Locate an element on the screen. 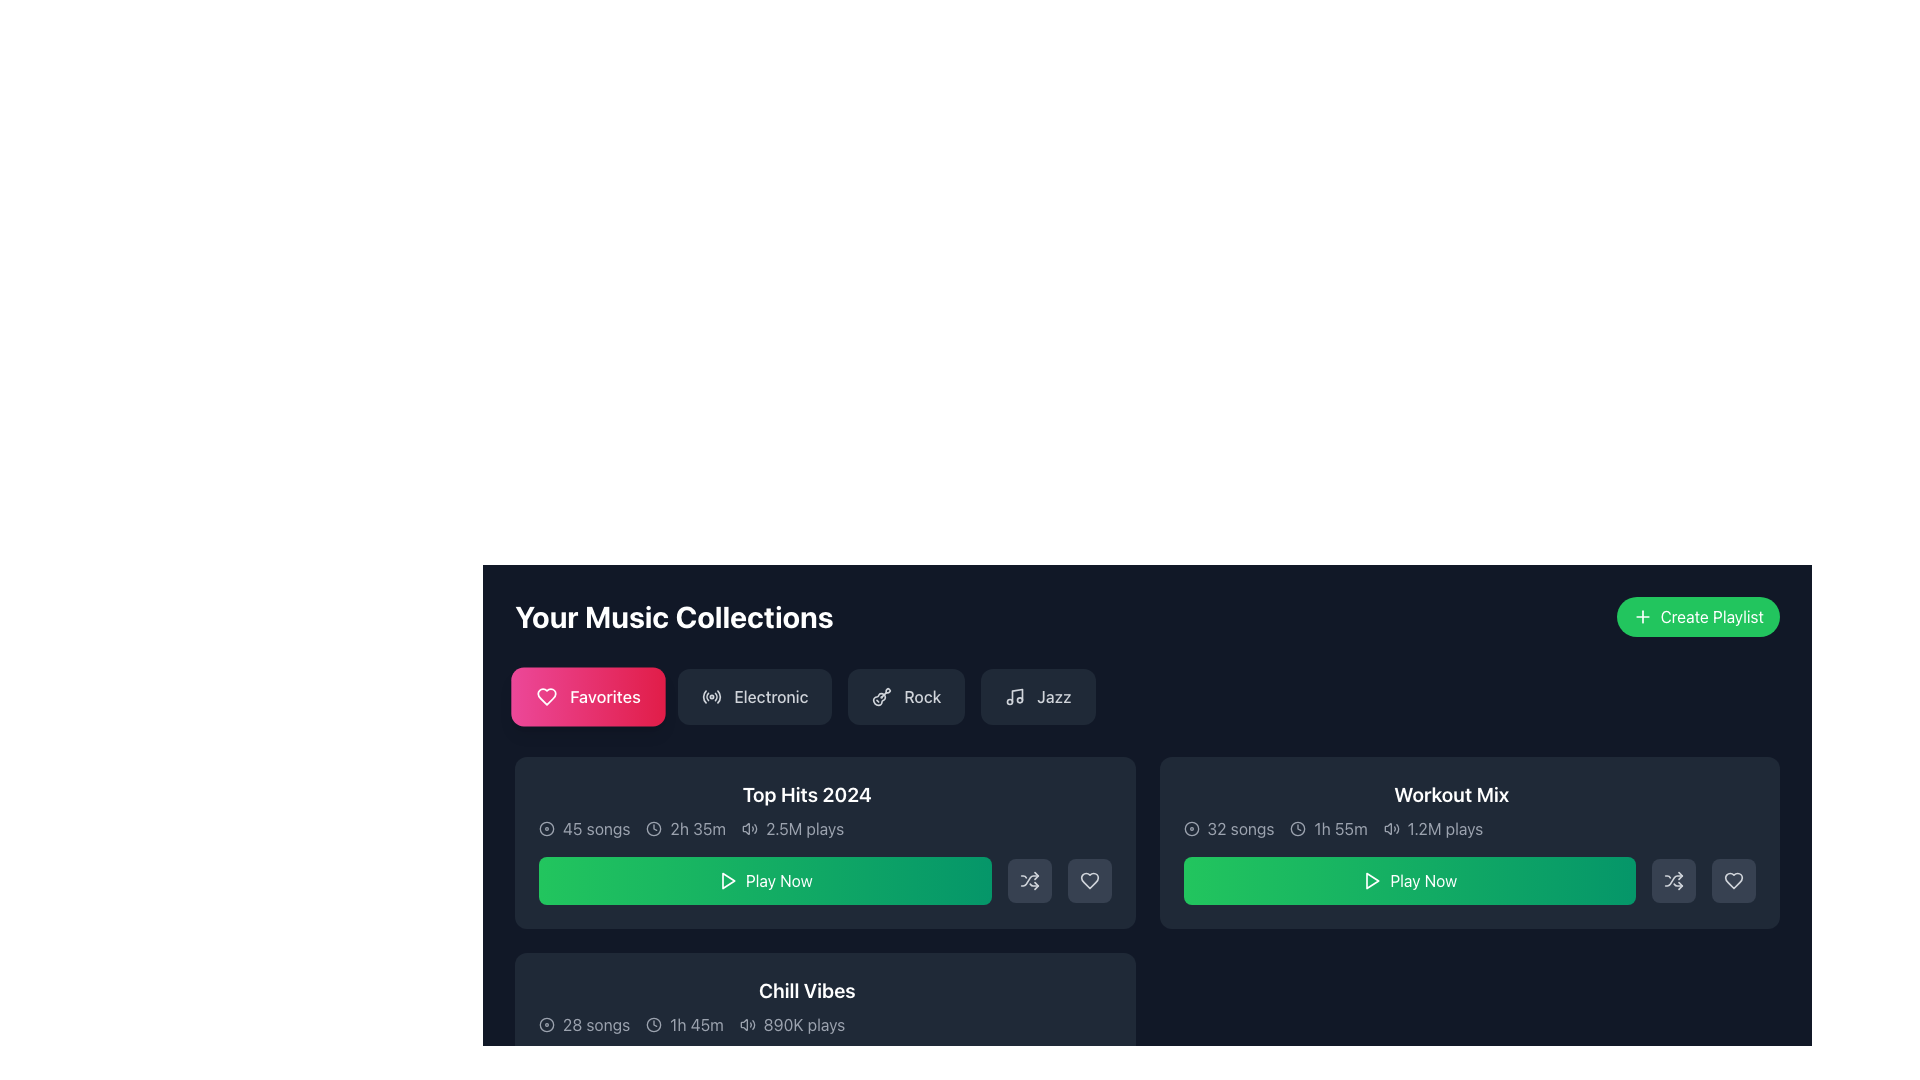 This screenshot has height=1080, width=1920. the first button in the row below the 'Top Hits 2024' section to initiate playback of the music collection is located at coordinates (764, 879).